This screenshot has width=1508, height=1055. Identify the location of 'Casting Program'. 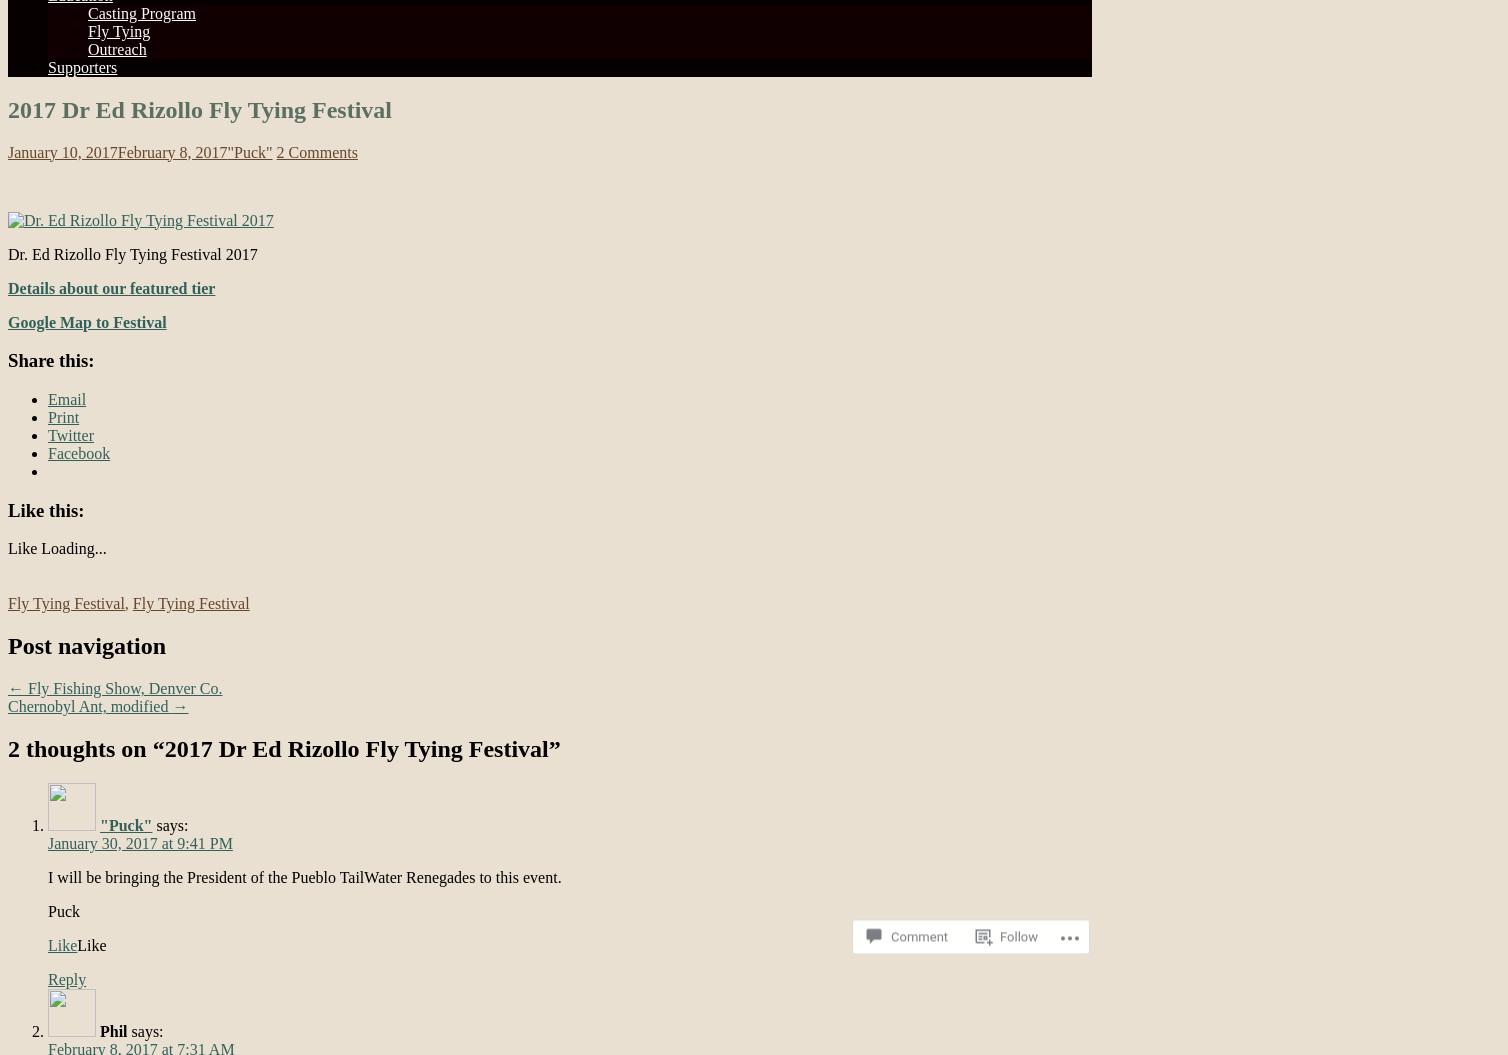
(142, 12).